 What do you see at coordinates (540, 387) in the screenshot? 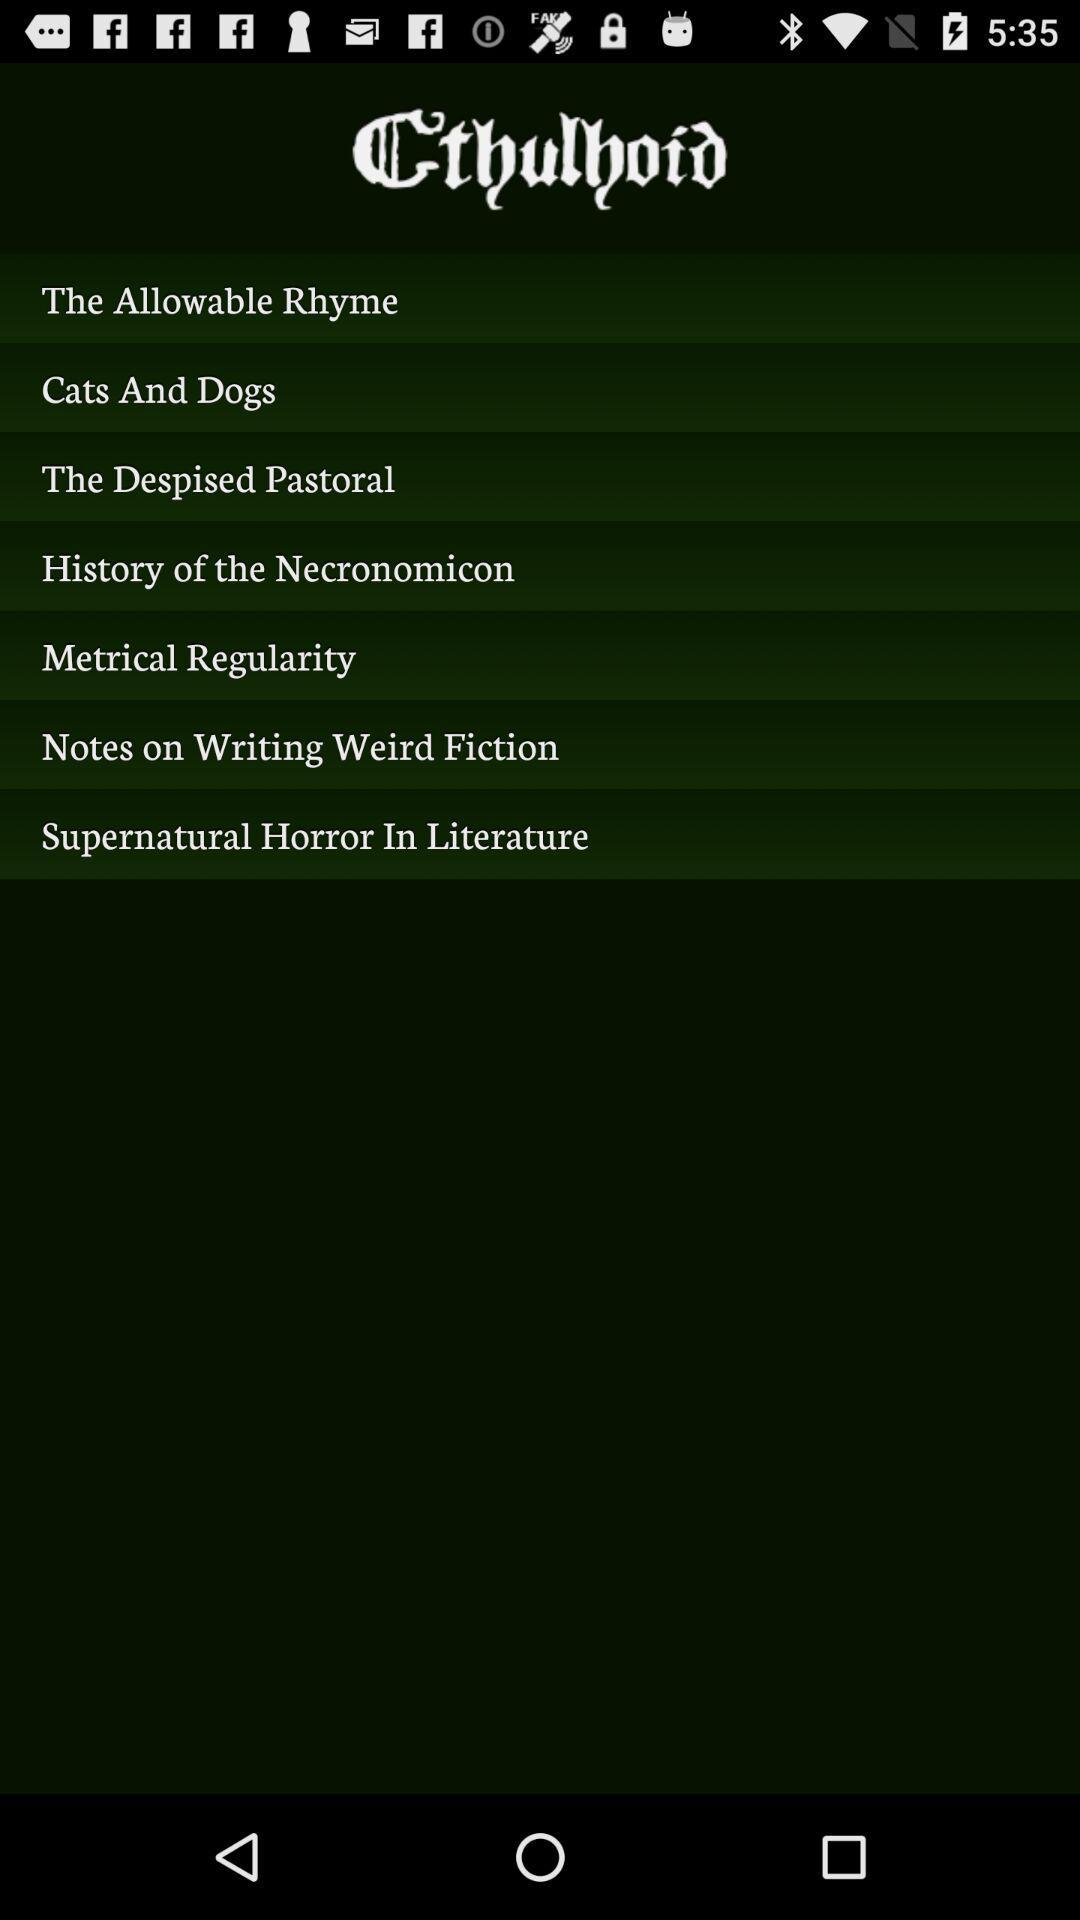
I see `the item above the the despised pastoral` at bounding box center [540, 387].